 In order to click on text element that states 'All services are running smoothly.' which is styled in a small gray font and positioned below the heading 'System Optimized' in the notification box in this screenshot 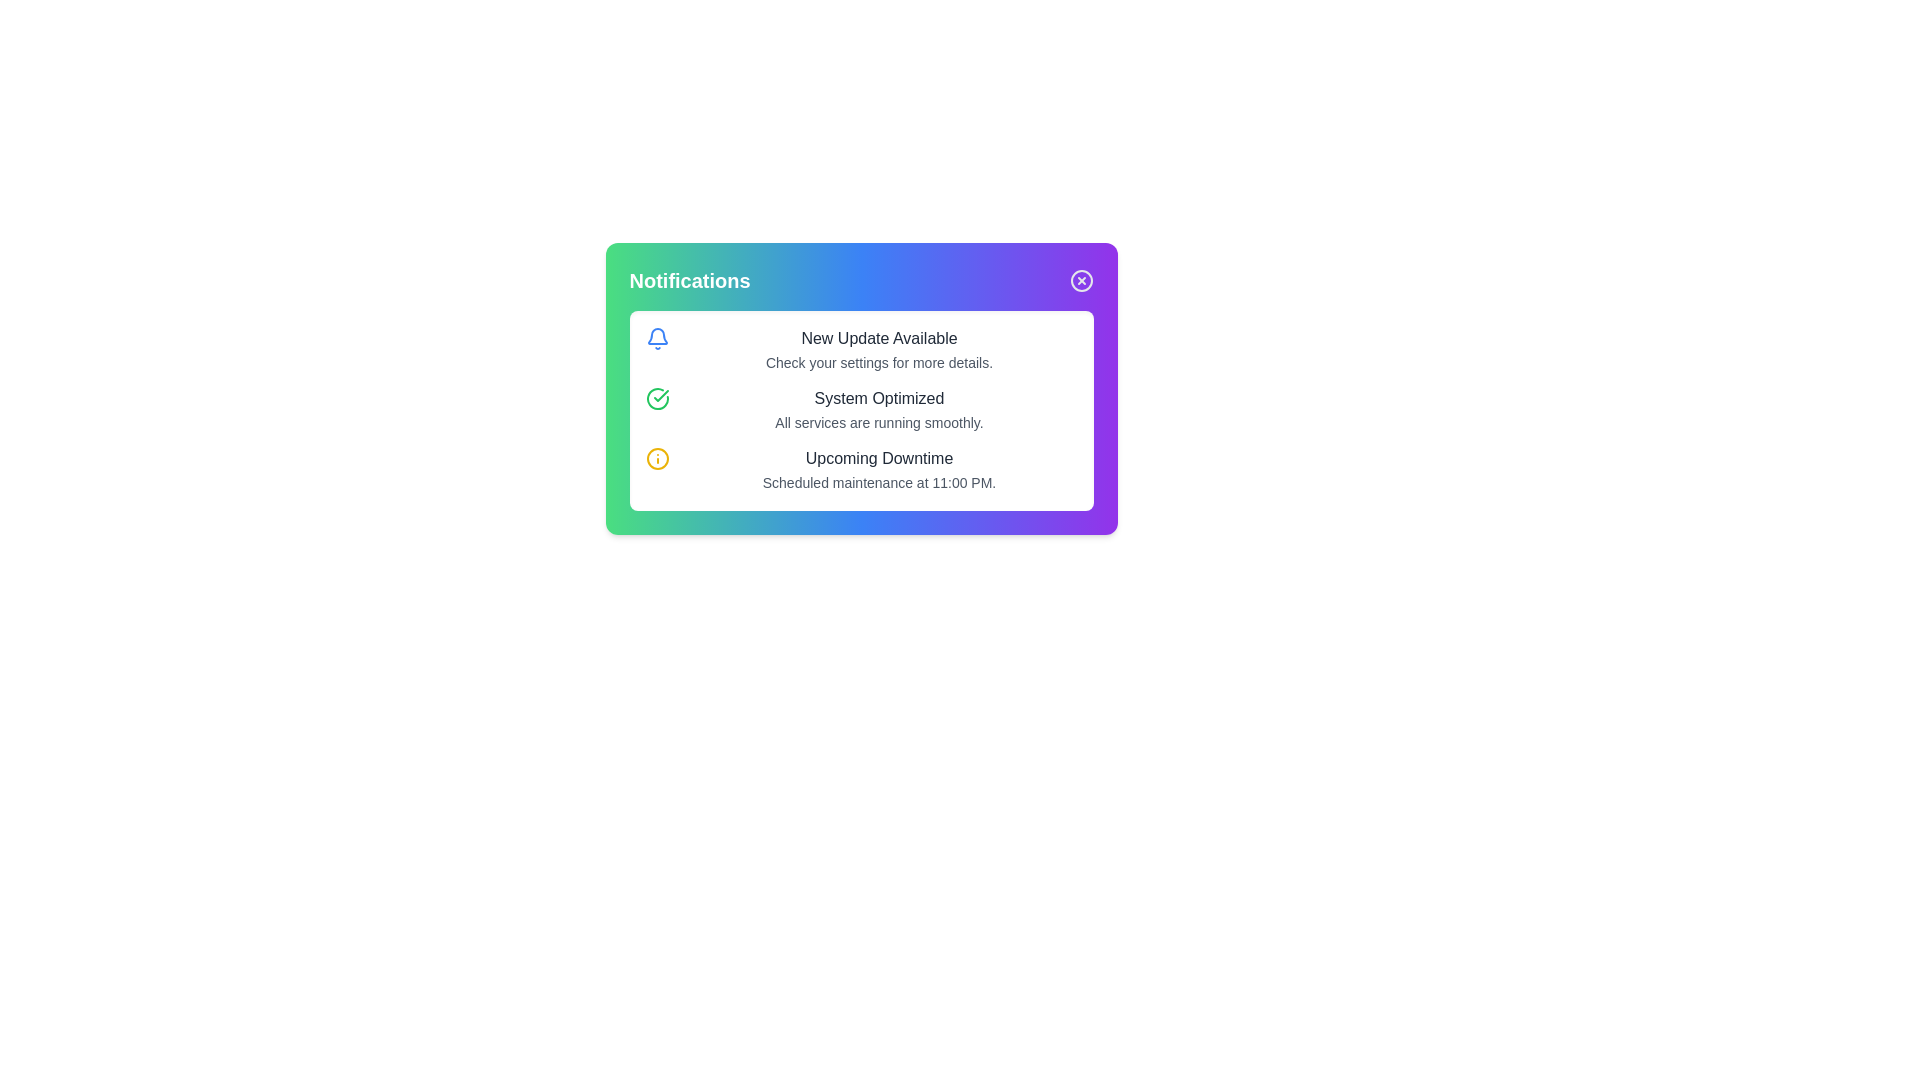, I will do `click(879, 422)`.